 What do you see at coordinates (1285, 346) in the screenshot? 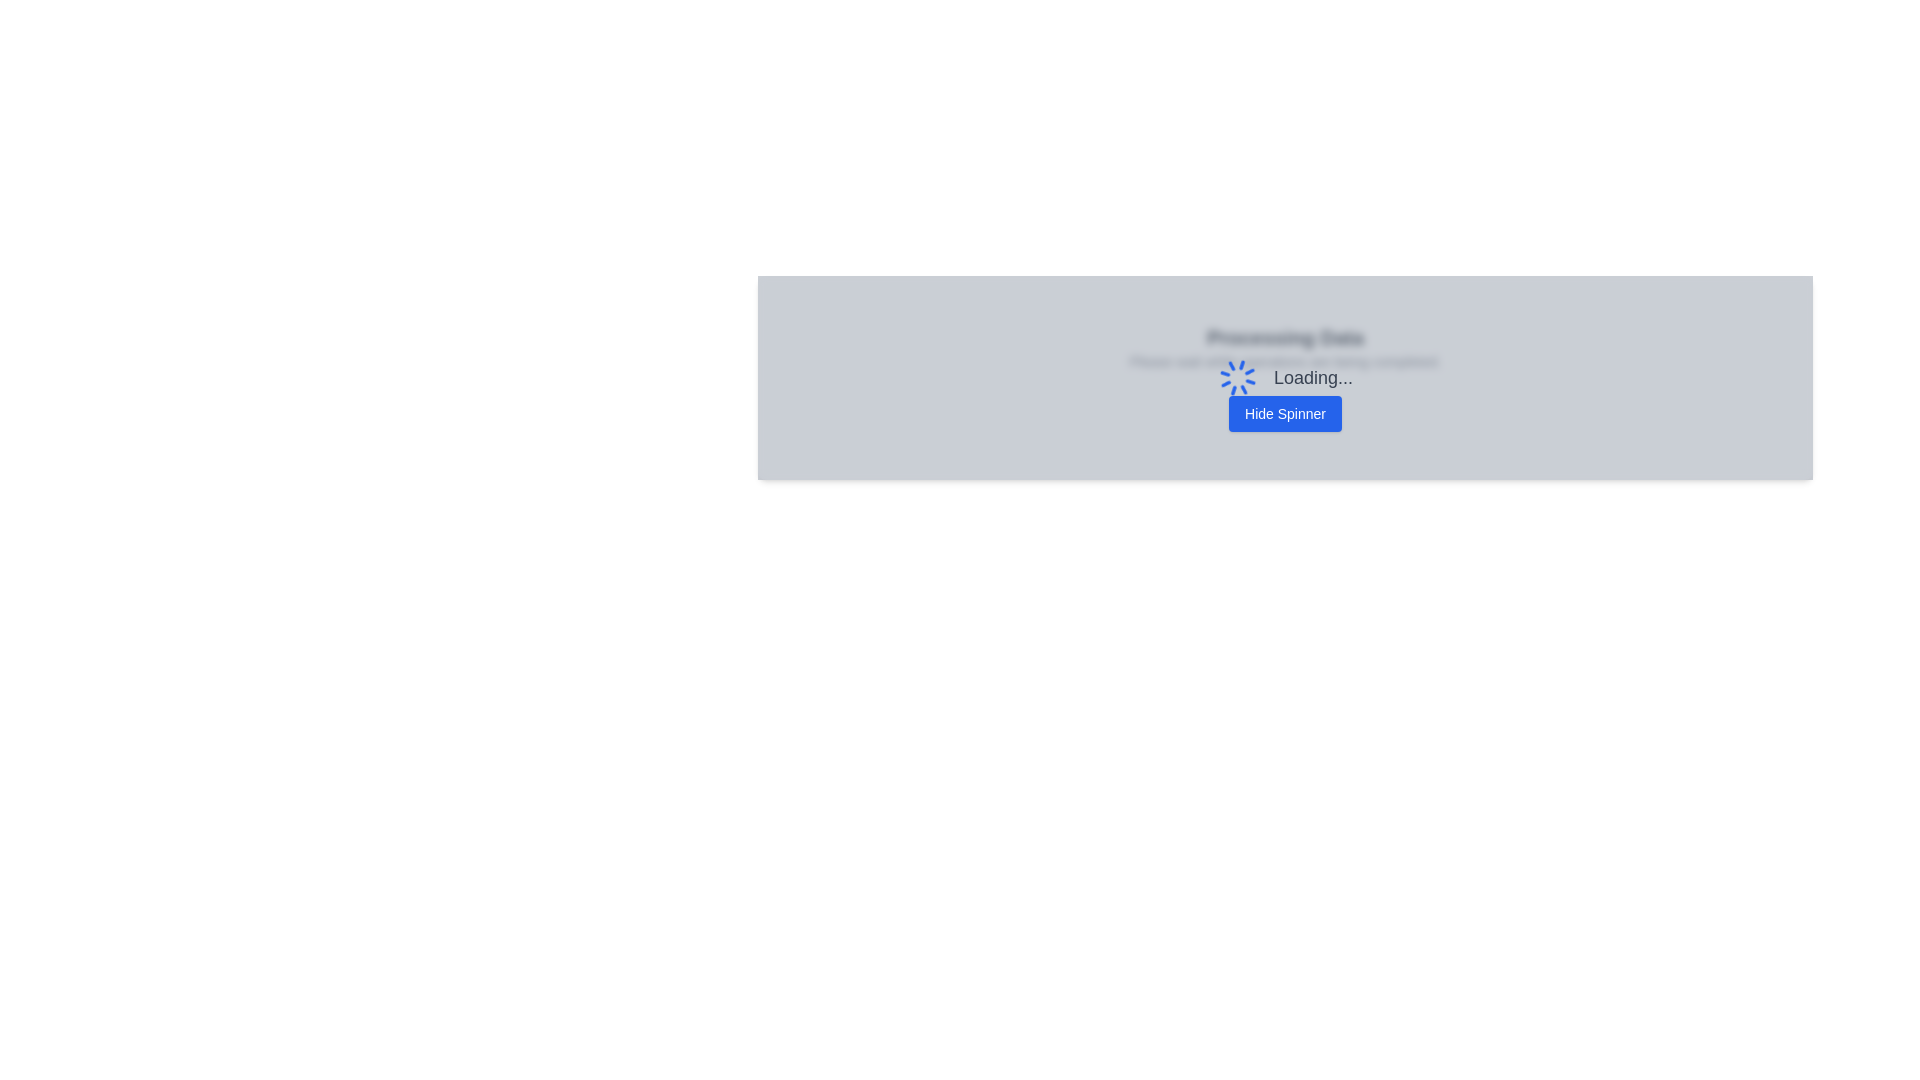
I see `the 'Processing Data' text display element, which contains the bold title 'Processing Data' and the smaller text 'Please wait while operations are being completed.'` at bounding box center [1285, 346].